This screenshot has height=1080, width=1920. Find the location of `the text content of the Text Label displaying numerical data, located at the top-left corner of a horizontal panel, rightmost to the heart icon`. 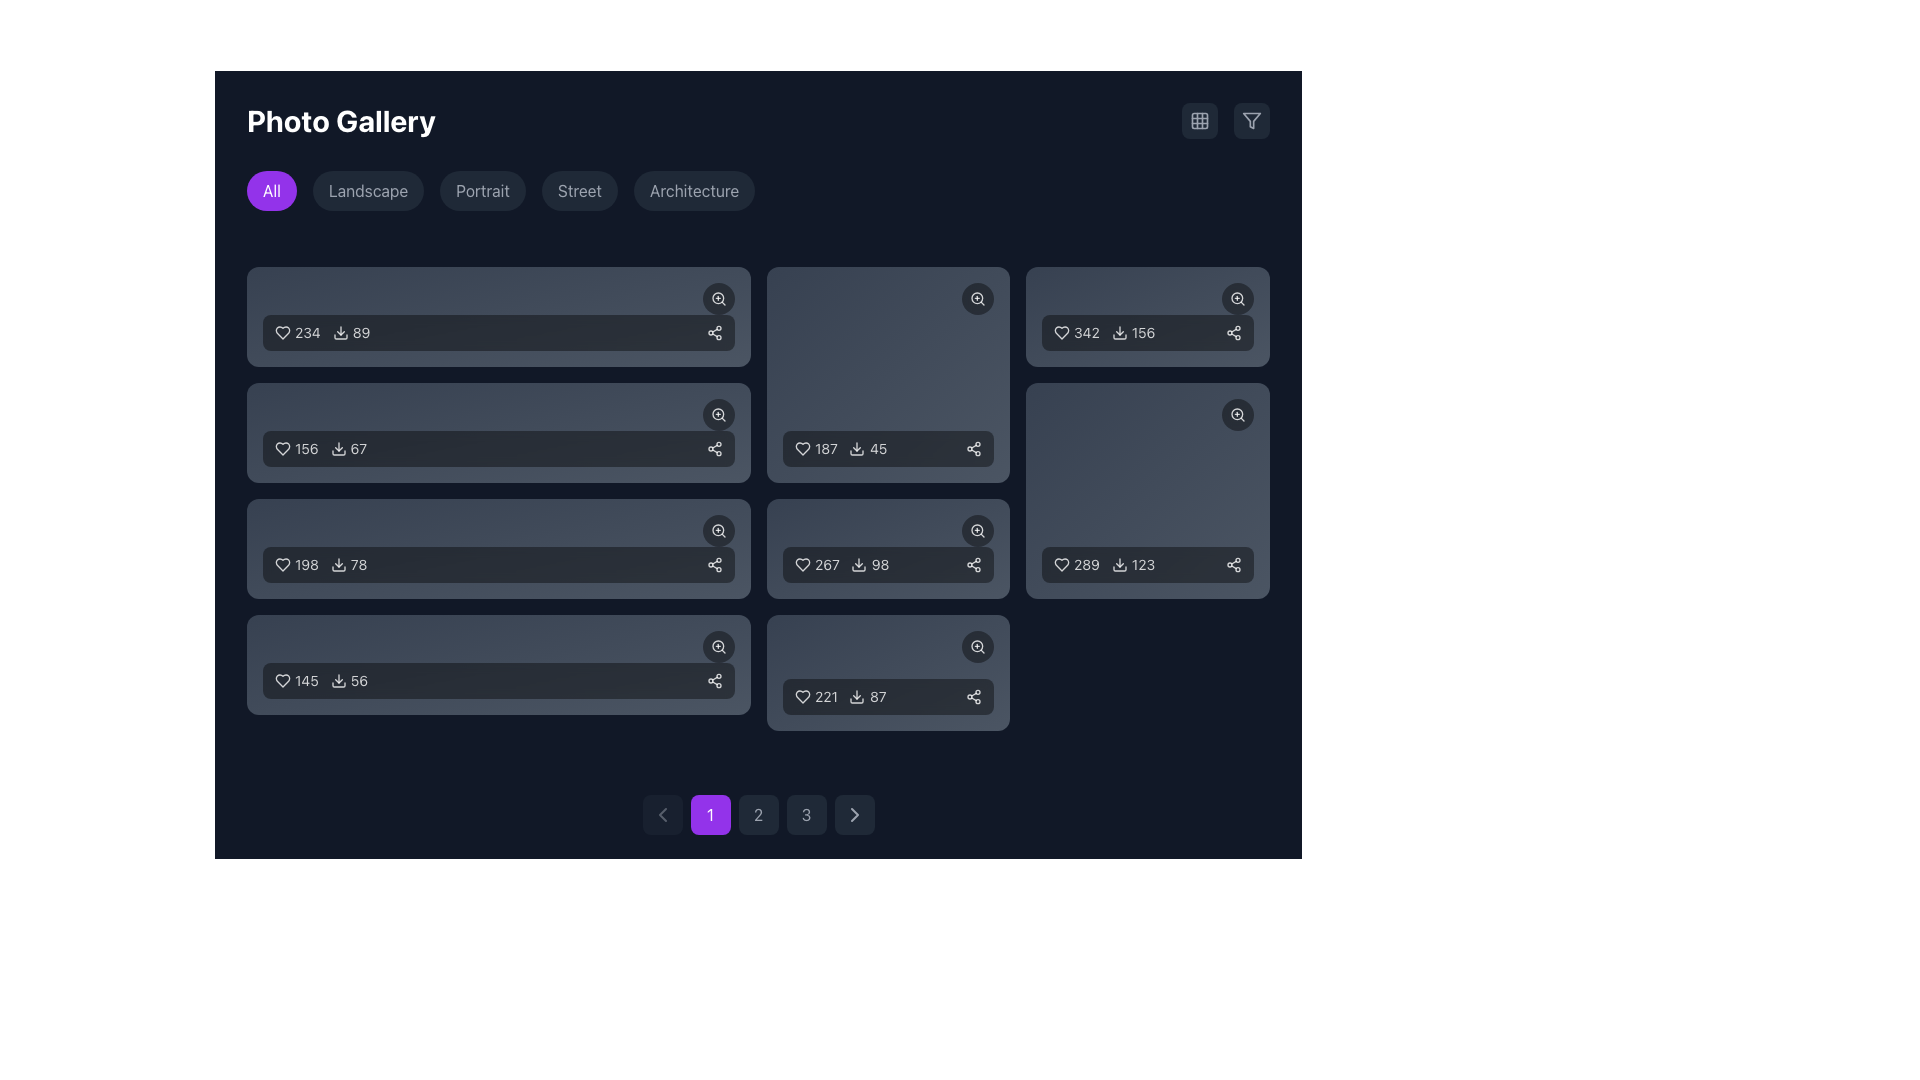

the text content of the Text Label displaying numerical data, located at the top-left corner of a horizontal panel, rightmost to the heart icon is located at coordinates (306, 331).